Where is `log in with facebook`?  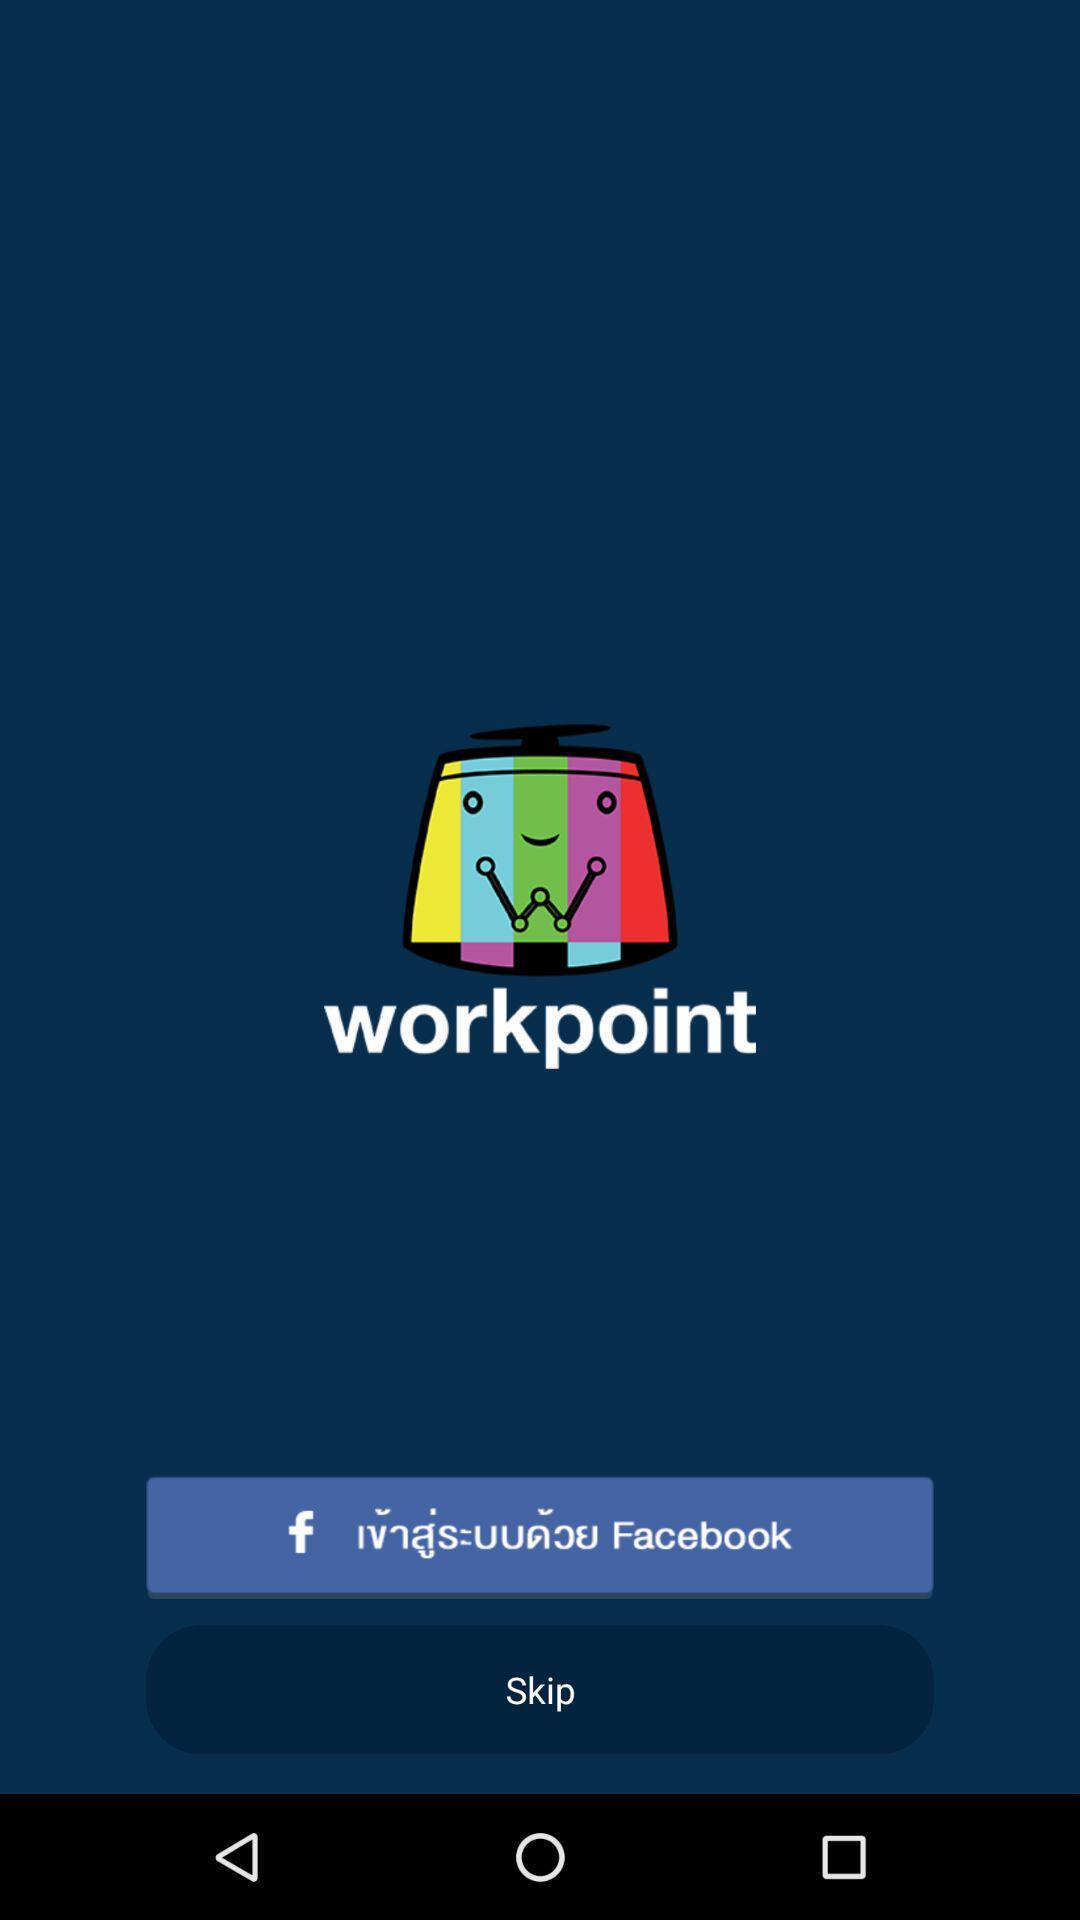 log in with facebook is located at coordinates (540, 1536).